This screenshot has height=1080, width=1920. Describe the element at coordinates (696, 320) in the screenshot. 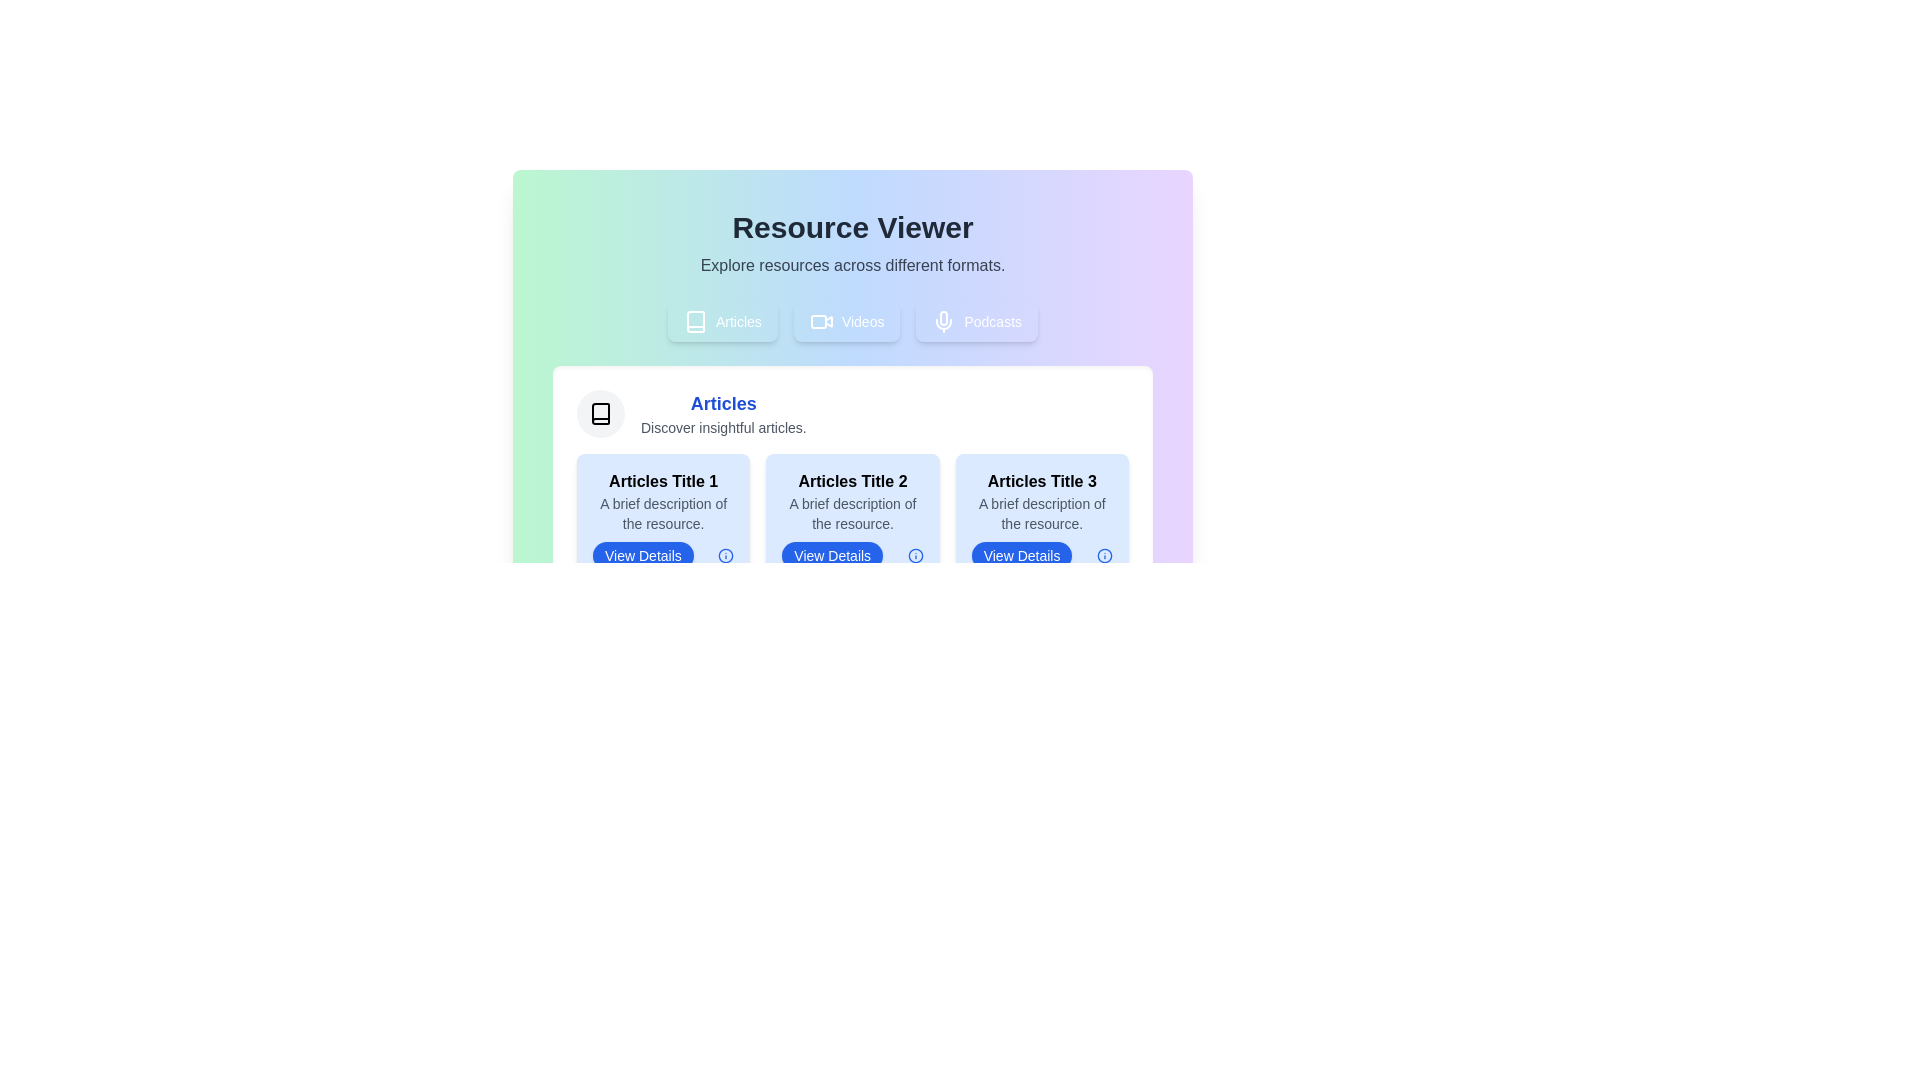

I see `the 'Articles' icon in the navigation menu` at that location.